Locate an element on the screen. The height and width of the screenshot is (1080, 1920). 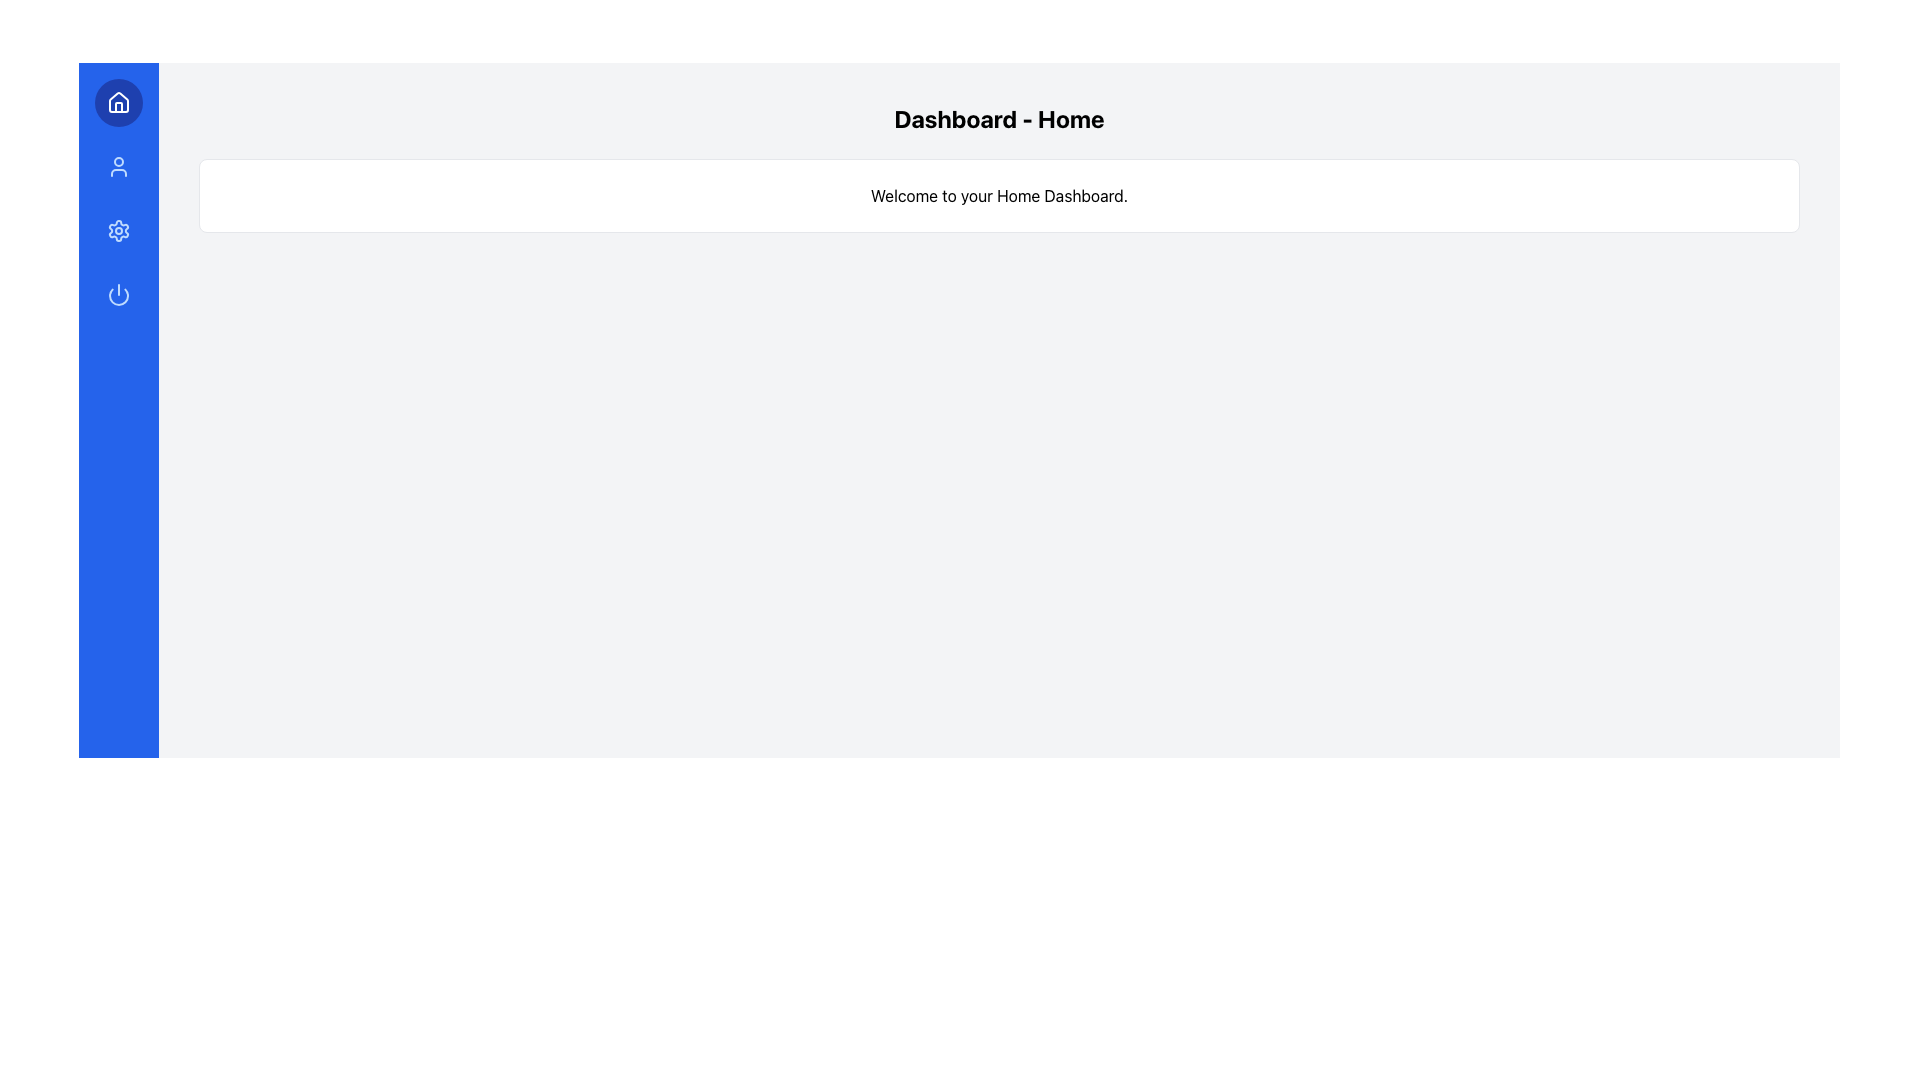
the circular gear icon with a blue background and white cogwheel outline in the vertical sidebar is located at coordinates (118, 230).